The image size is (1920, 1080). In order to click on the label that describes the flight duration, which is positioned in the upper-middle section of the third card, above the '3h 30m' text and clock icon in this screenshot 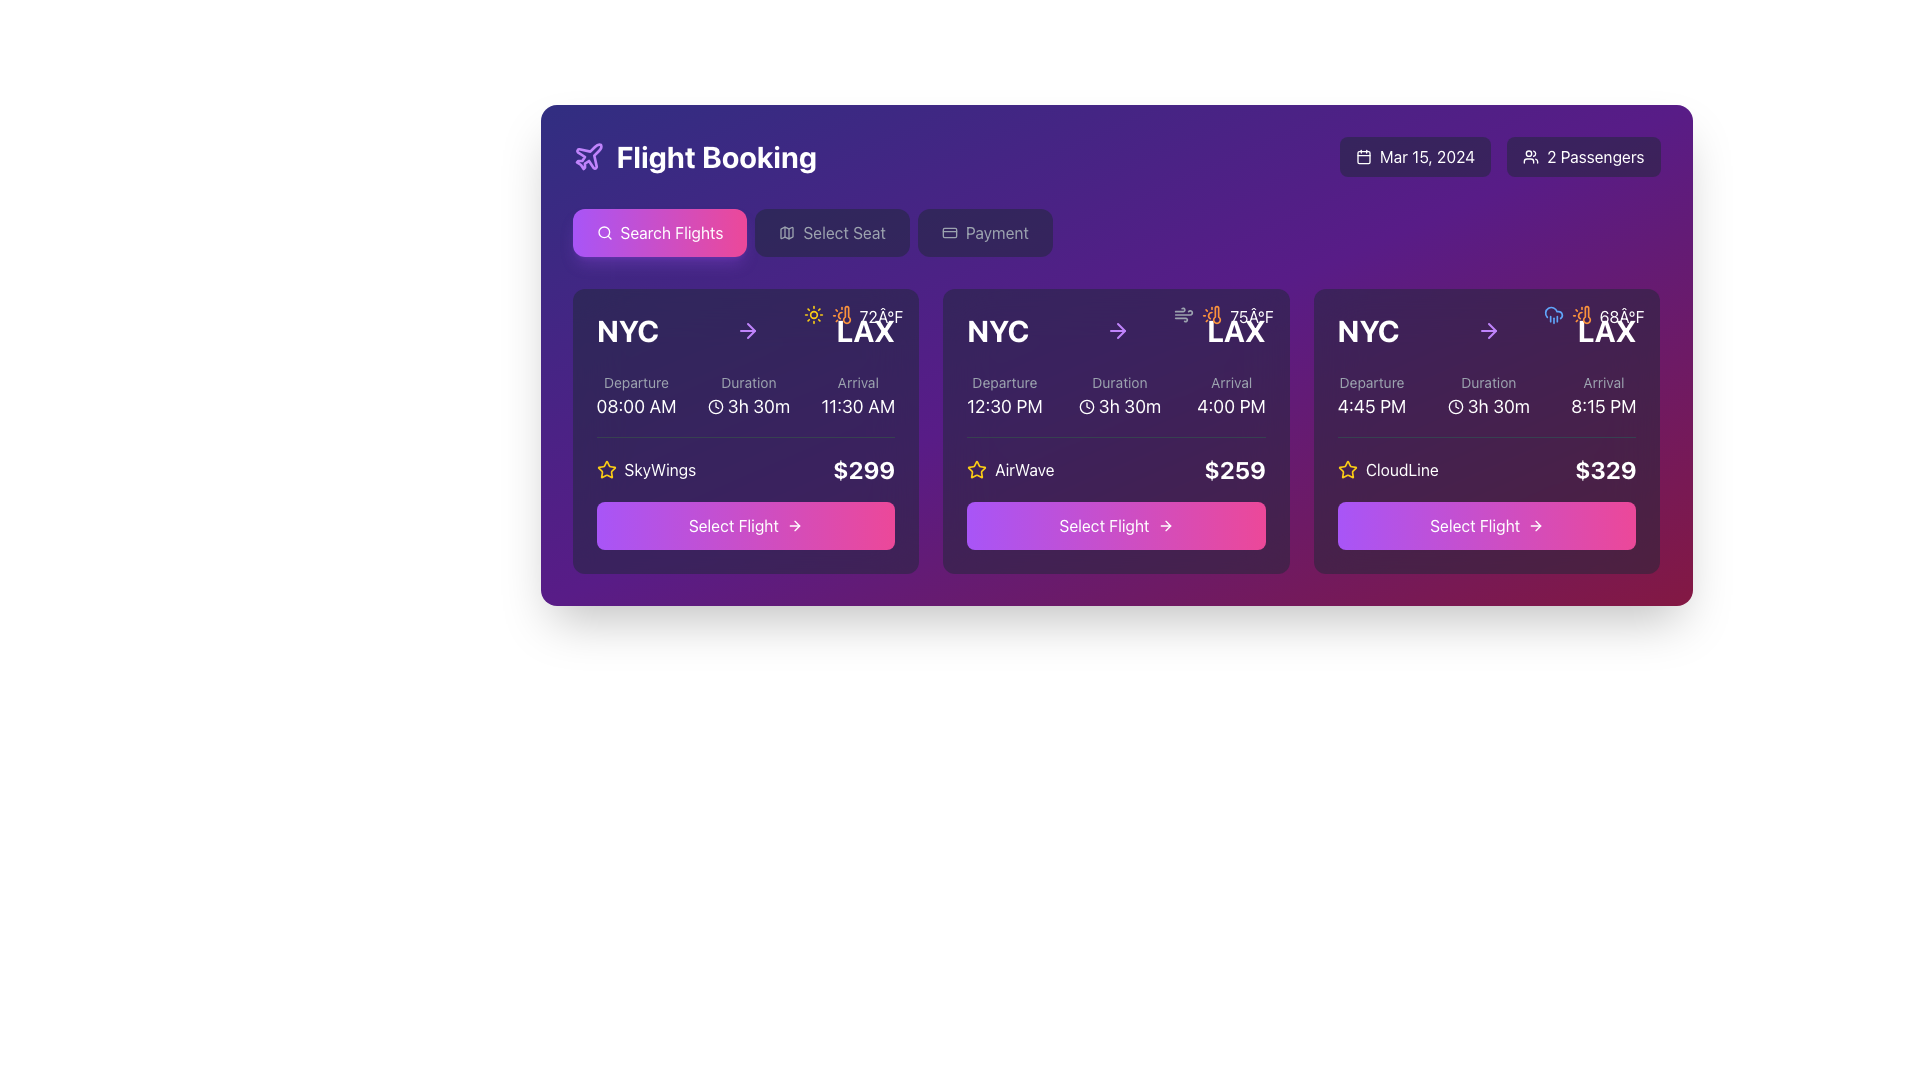, I will do `click(1488, 382)`.